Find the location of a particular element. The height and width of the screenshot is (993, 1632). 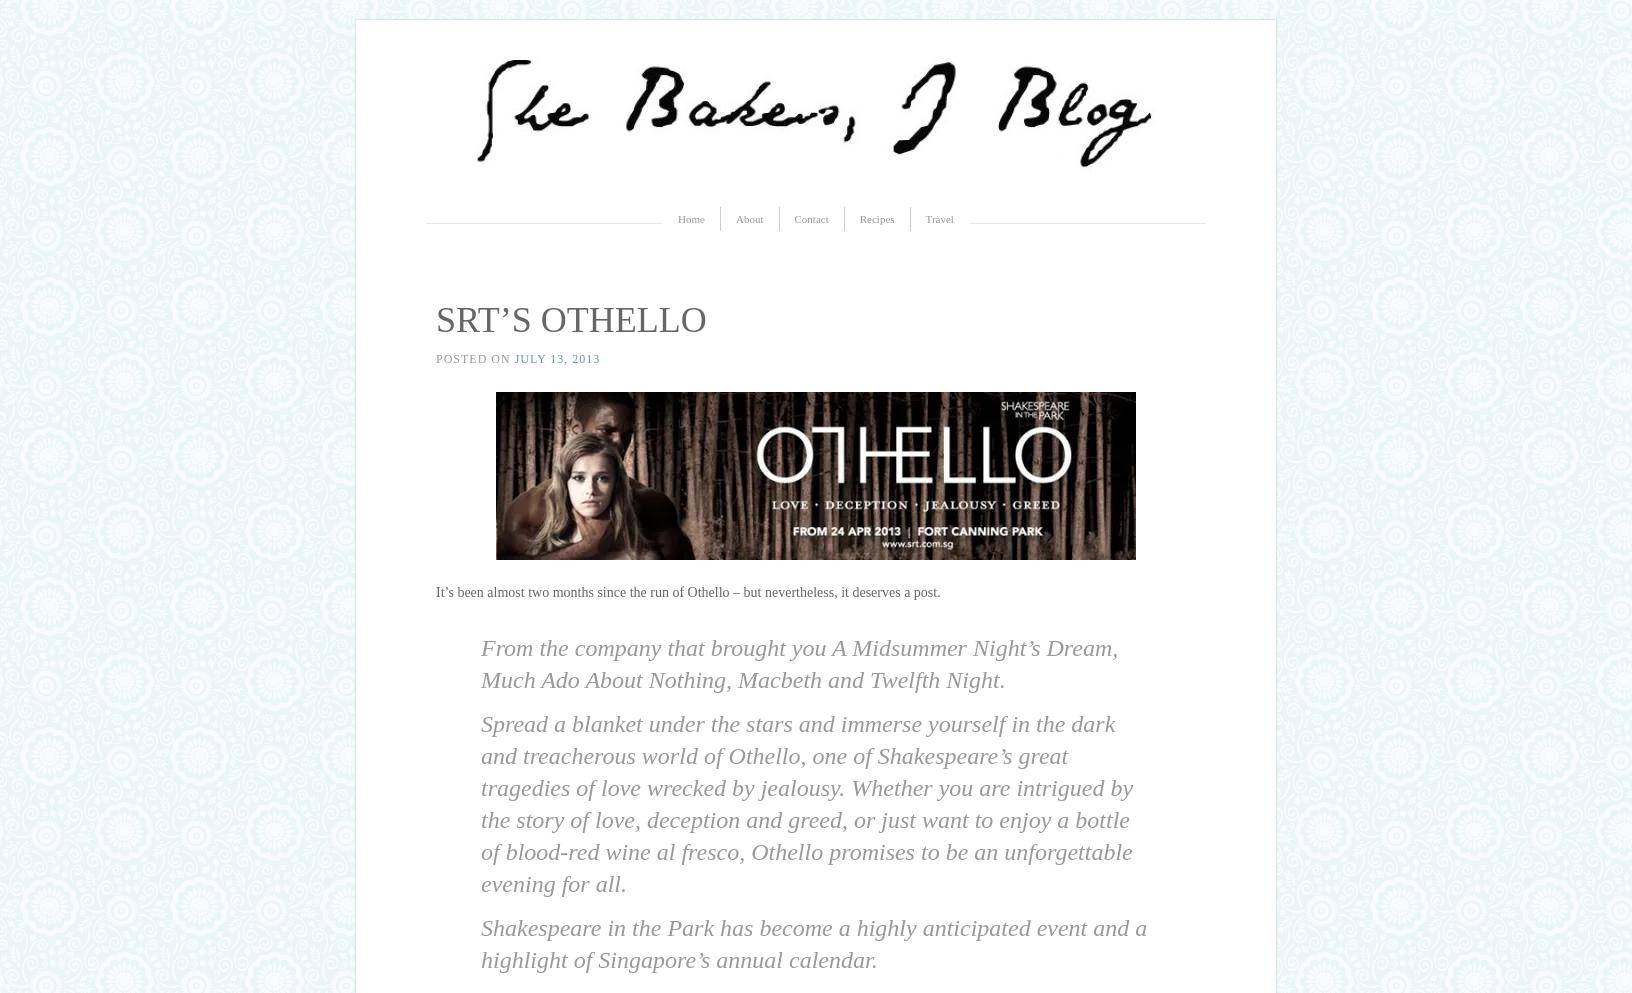

'About' is located at coordinates (749, 218).